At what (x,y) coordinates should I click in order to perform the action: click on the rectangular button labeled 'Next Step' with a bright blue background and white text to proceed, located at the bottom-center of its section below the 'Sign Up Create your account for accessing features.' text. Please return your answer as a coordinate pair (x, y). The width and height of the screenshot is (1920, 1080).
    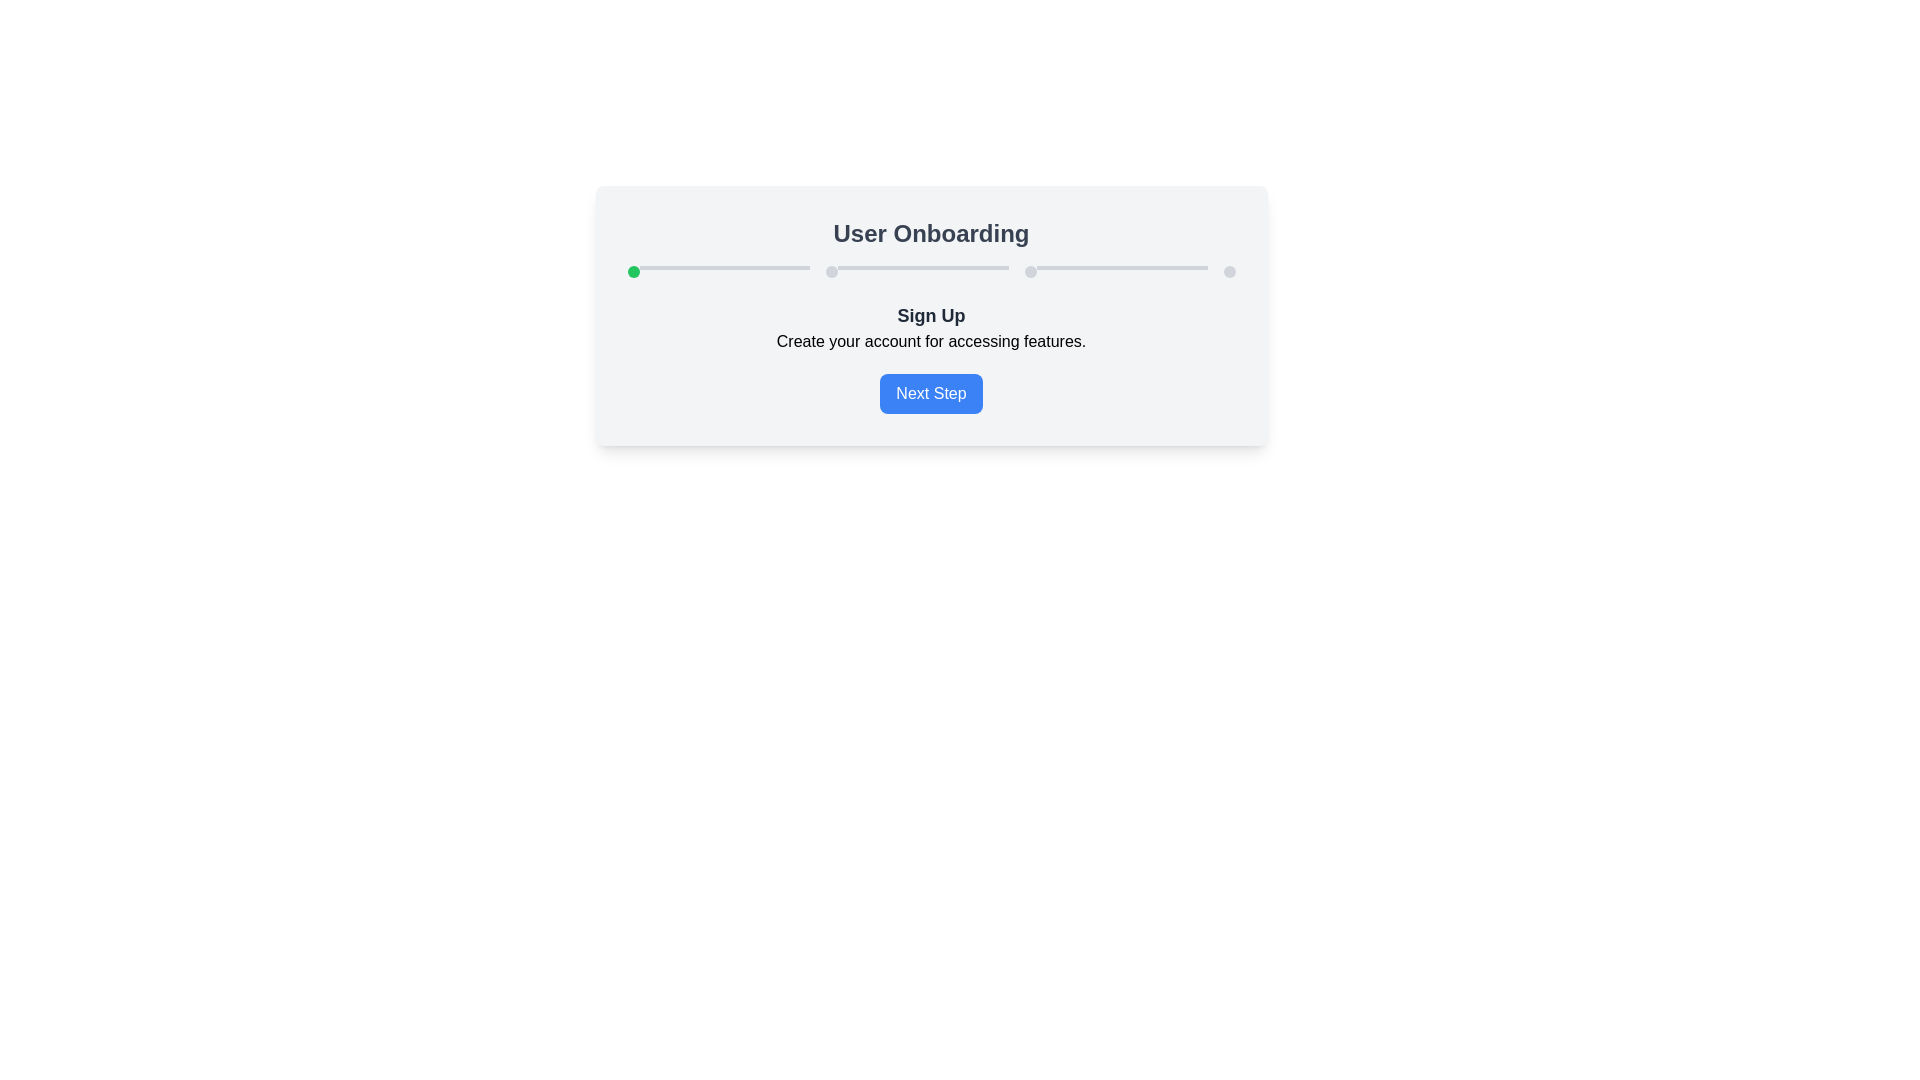
    Looking at the image, I should click on (930, 393).